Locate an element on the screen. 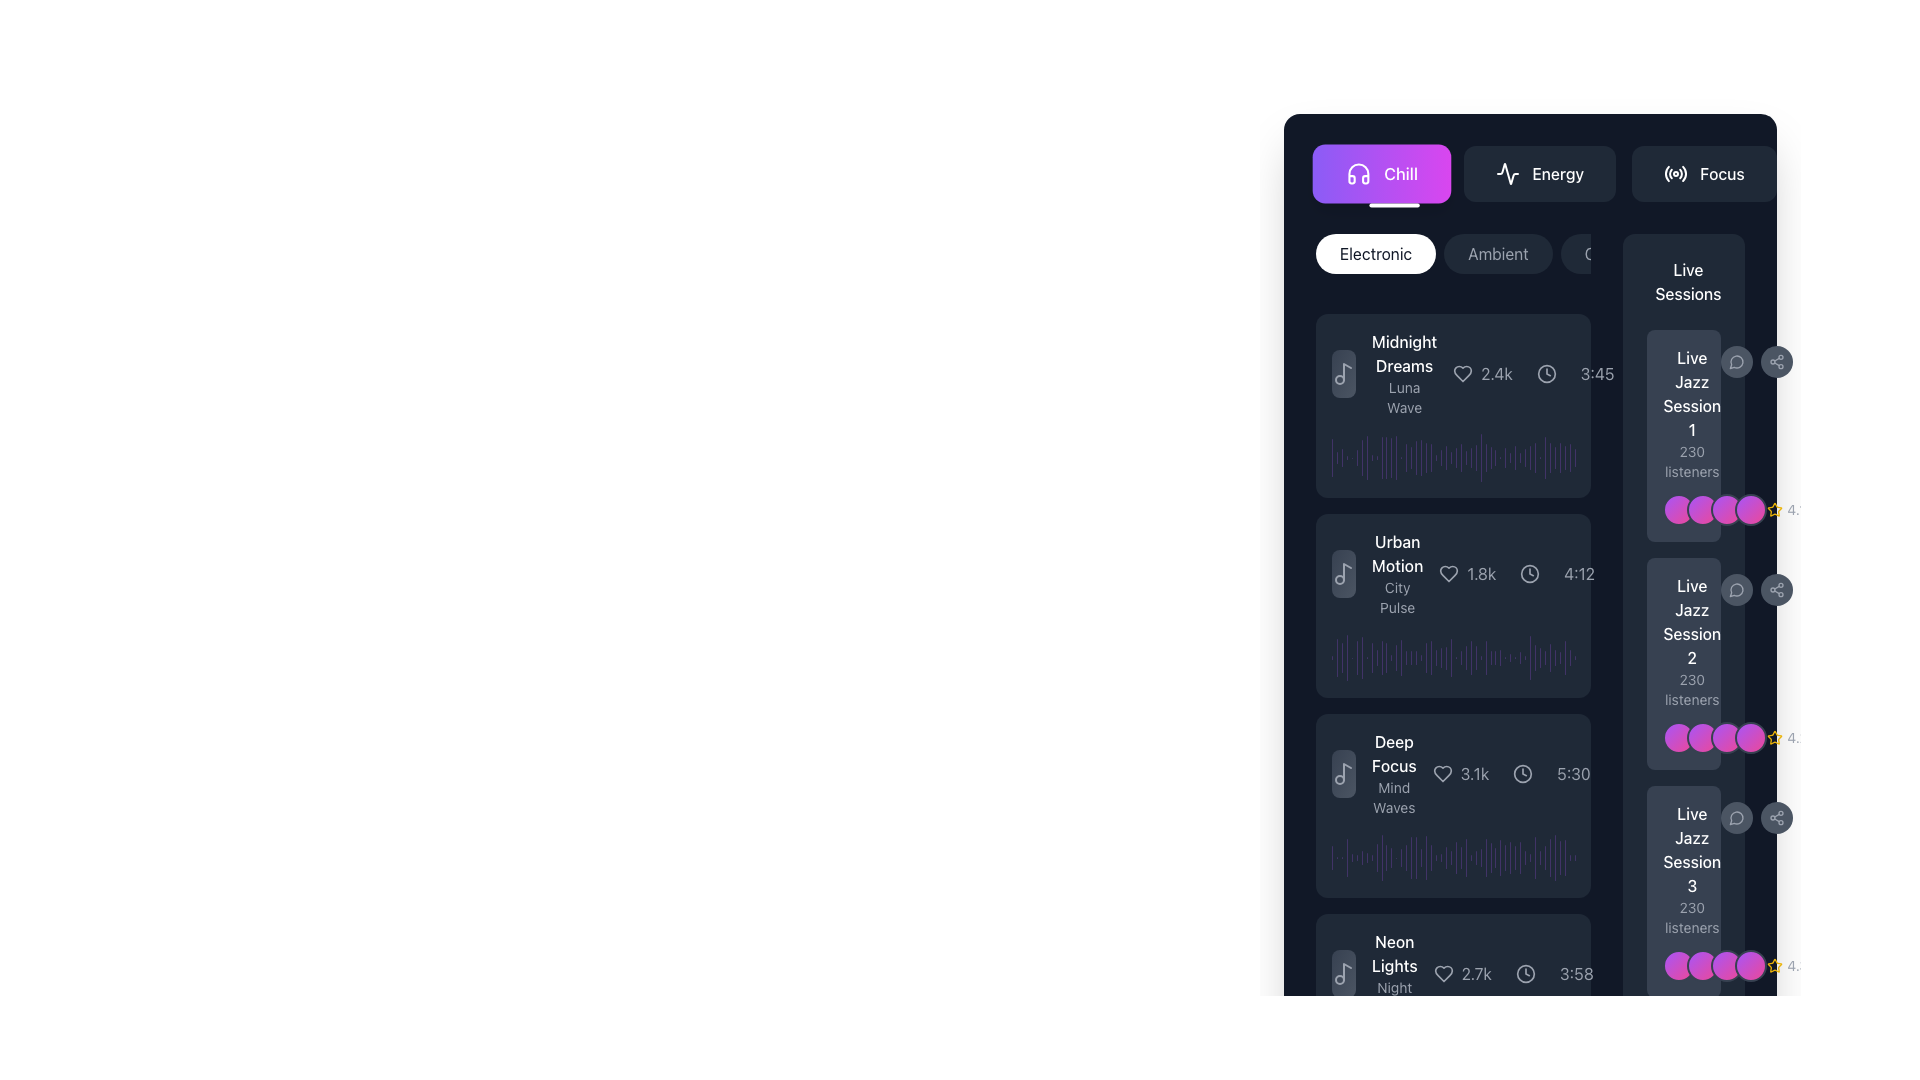 This screenshot has width=1920, height=1080. the 49th visual indicator or histogram bar in the horizontal layout of vertical bars is located at coordinates (1574, 458).